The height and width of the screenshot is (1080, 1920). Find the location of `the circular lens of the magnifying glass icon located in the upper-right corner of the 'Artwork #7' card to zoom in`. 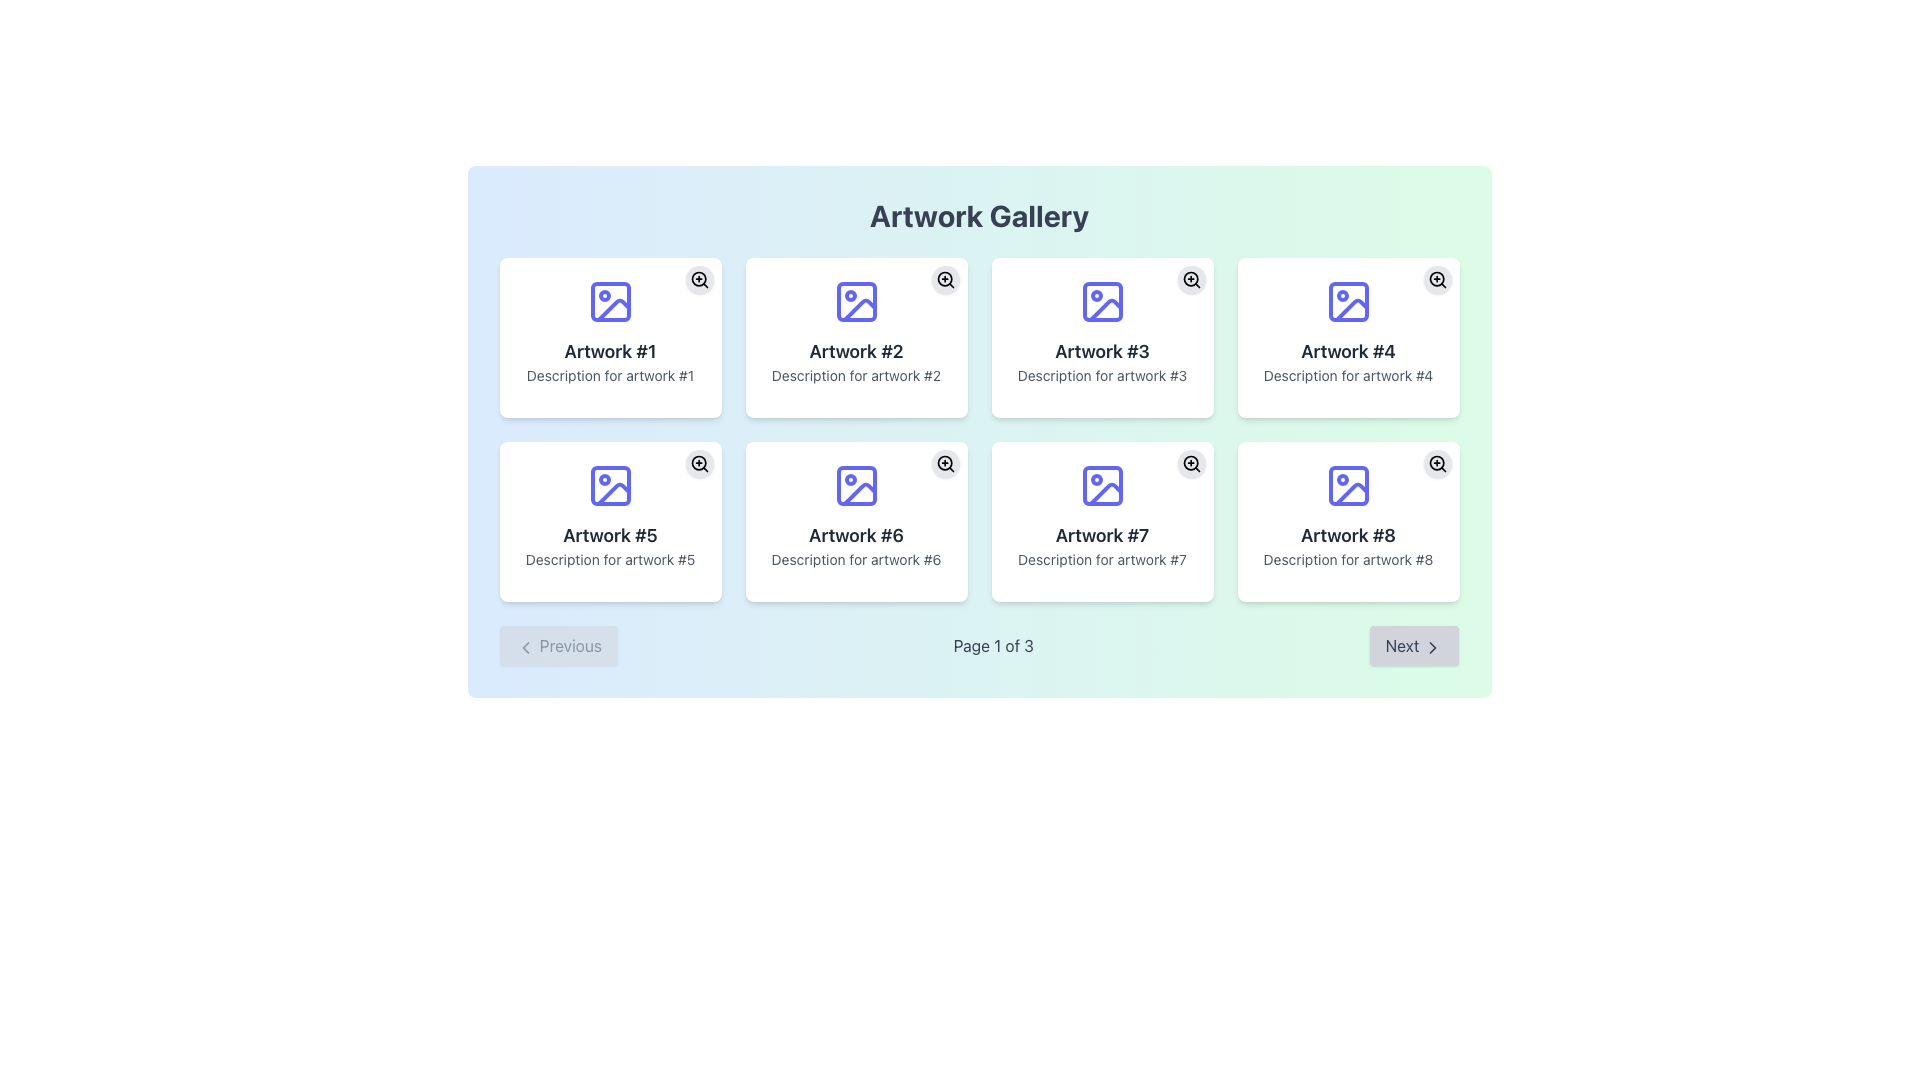

the circular lens of the magnifying glass icon located in the upper-right corner of the 'Artwork #7' card to zoom in is located at coordinates (1190, 462).